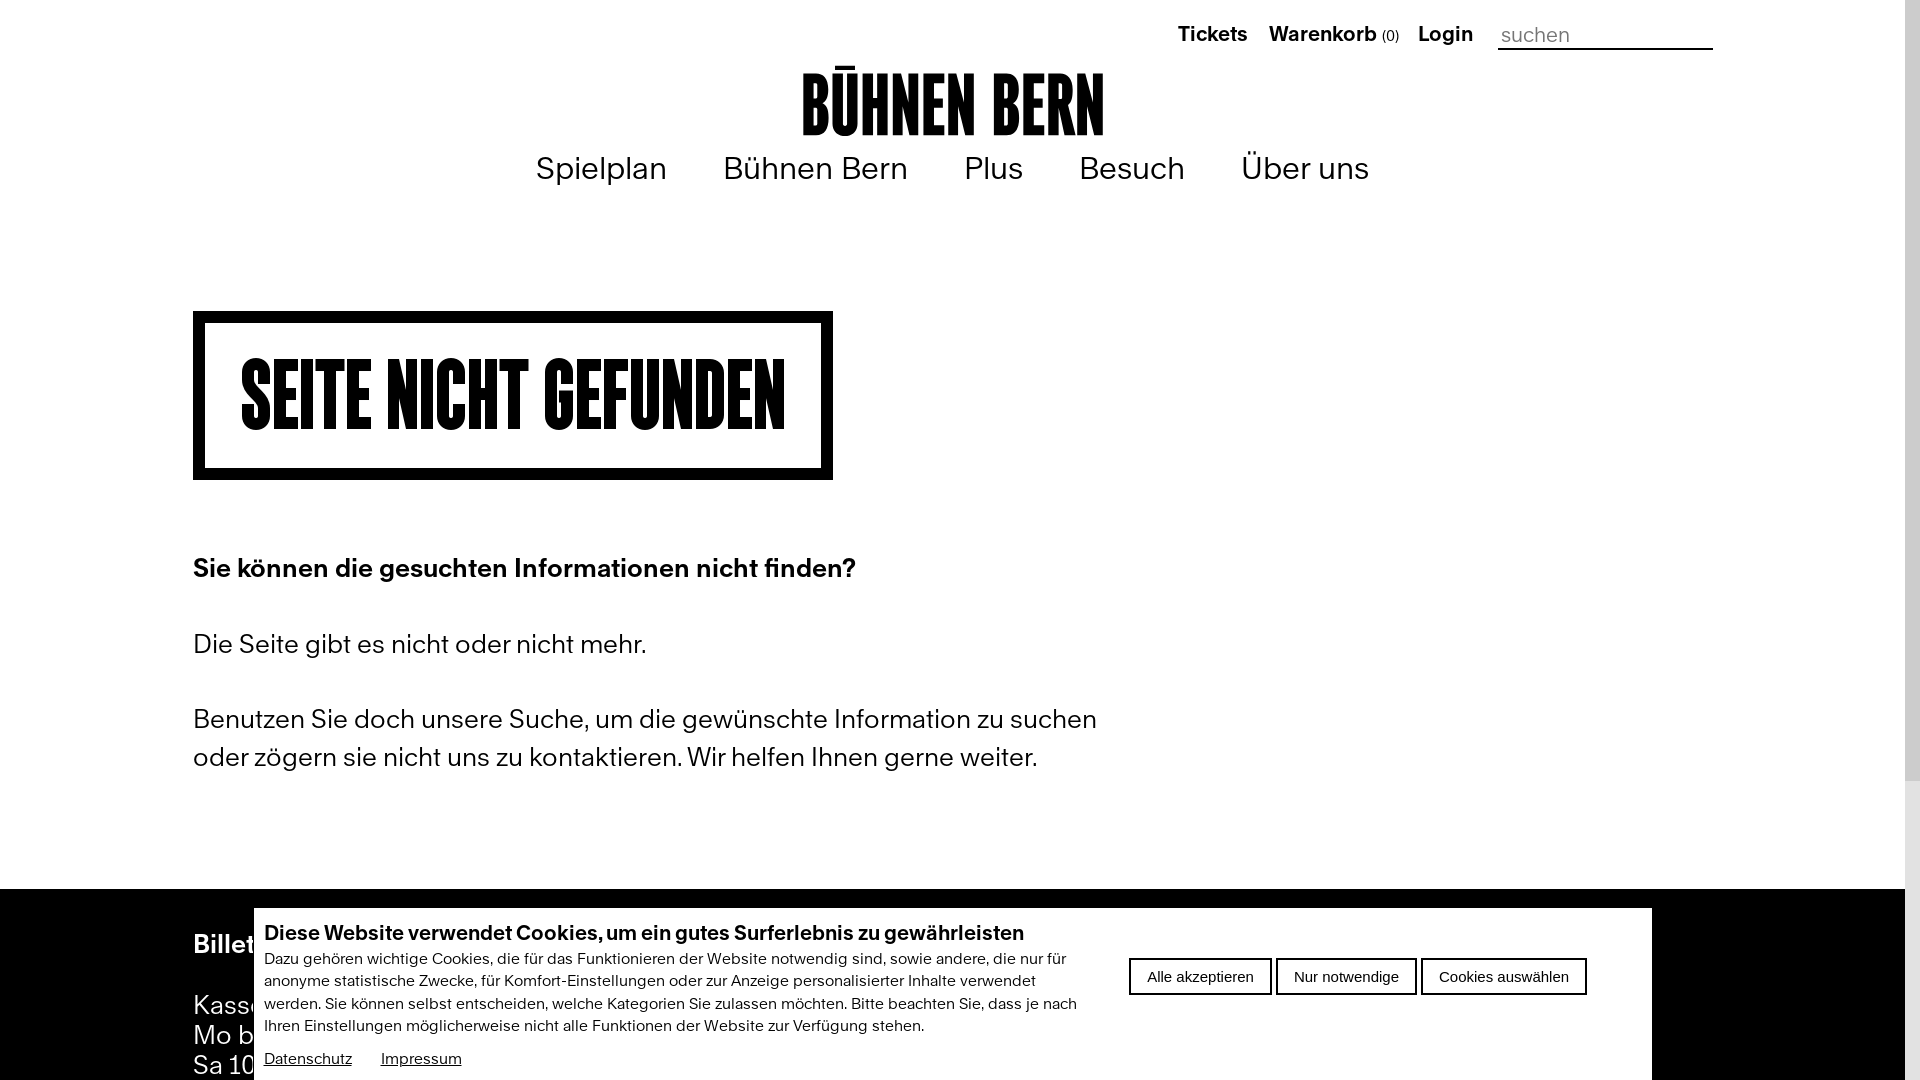 The height and width of the screenshot is (1080, 1920). I want to click on 'Kontakt & Impressum', so click(1364, 946).